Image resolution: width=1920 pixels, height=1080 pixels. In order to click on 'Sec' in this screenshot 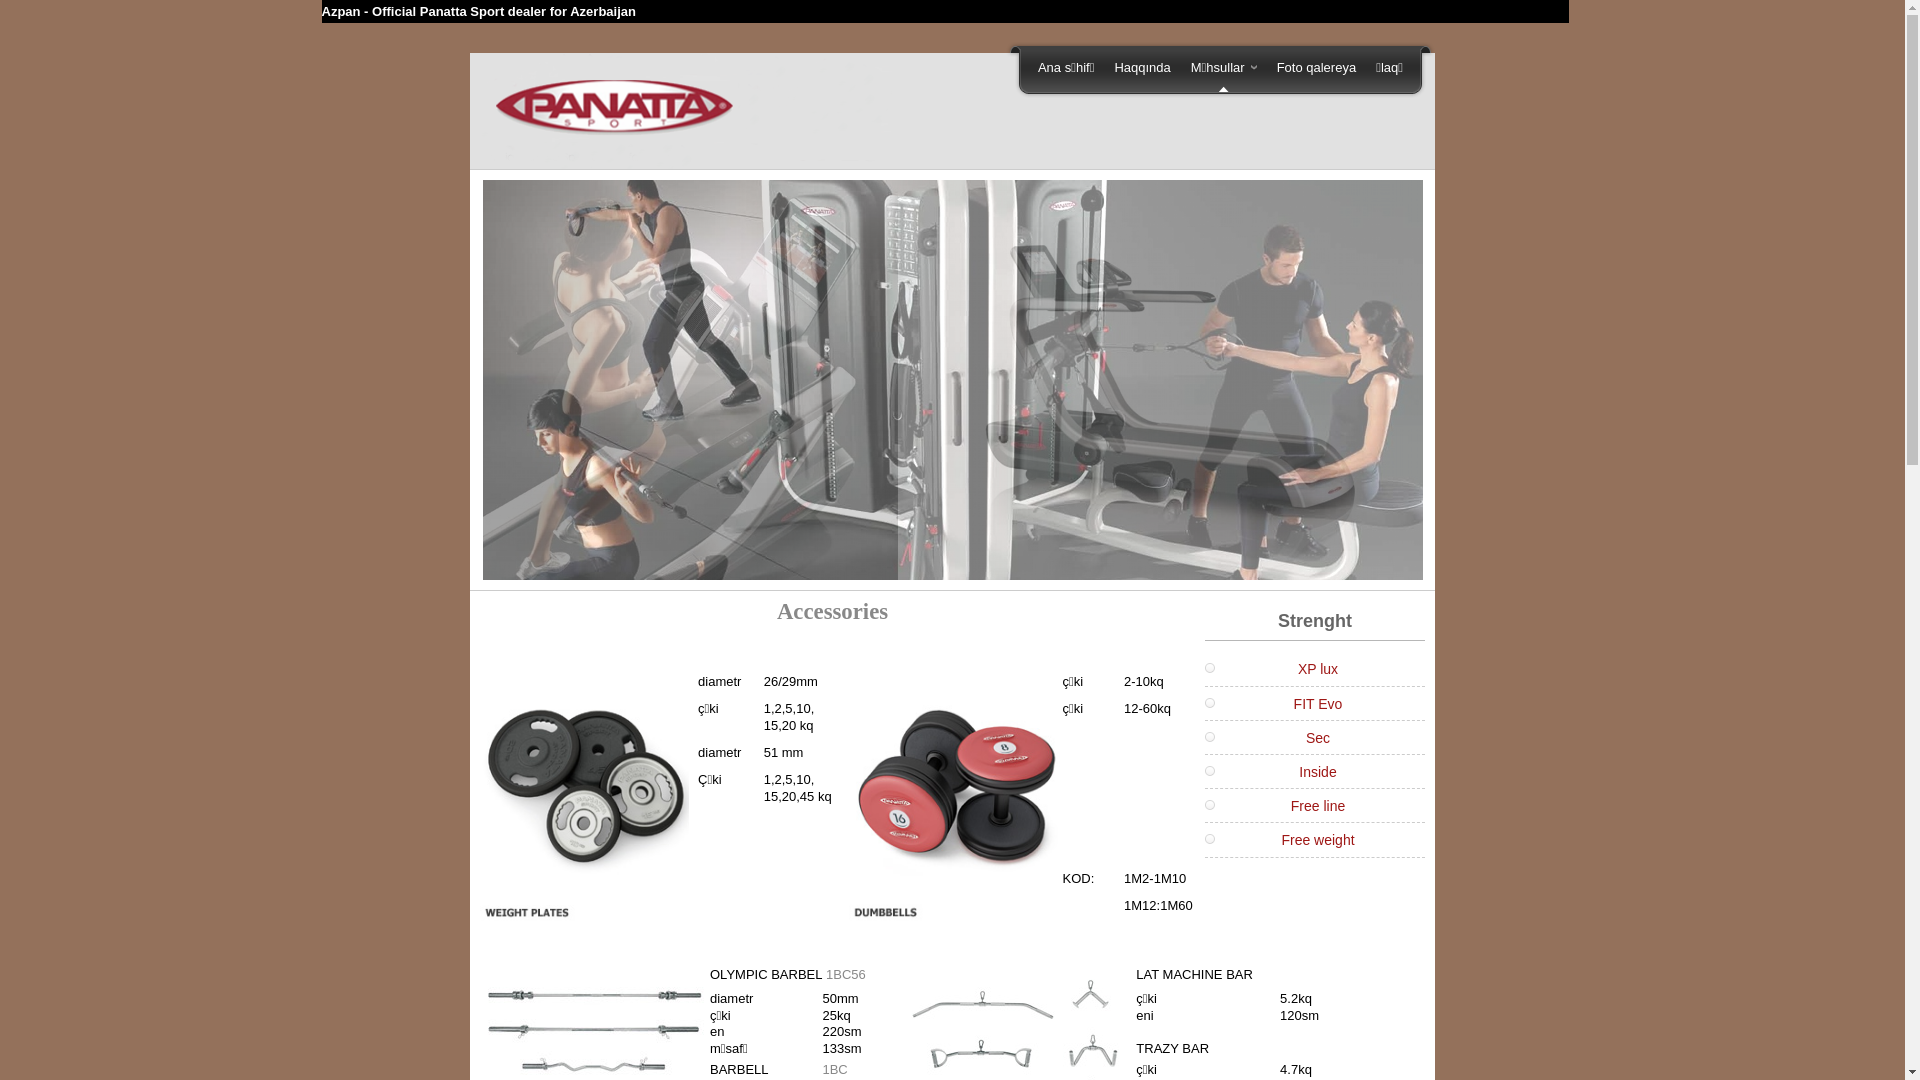, I will do `click(1305, 737)`.